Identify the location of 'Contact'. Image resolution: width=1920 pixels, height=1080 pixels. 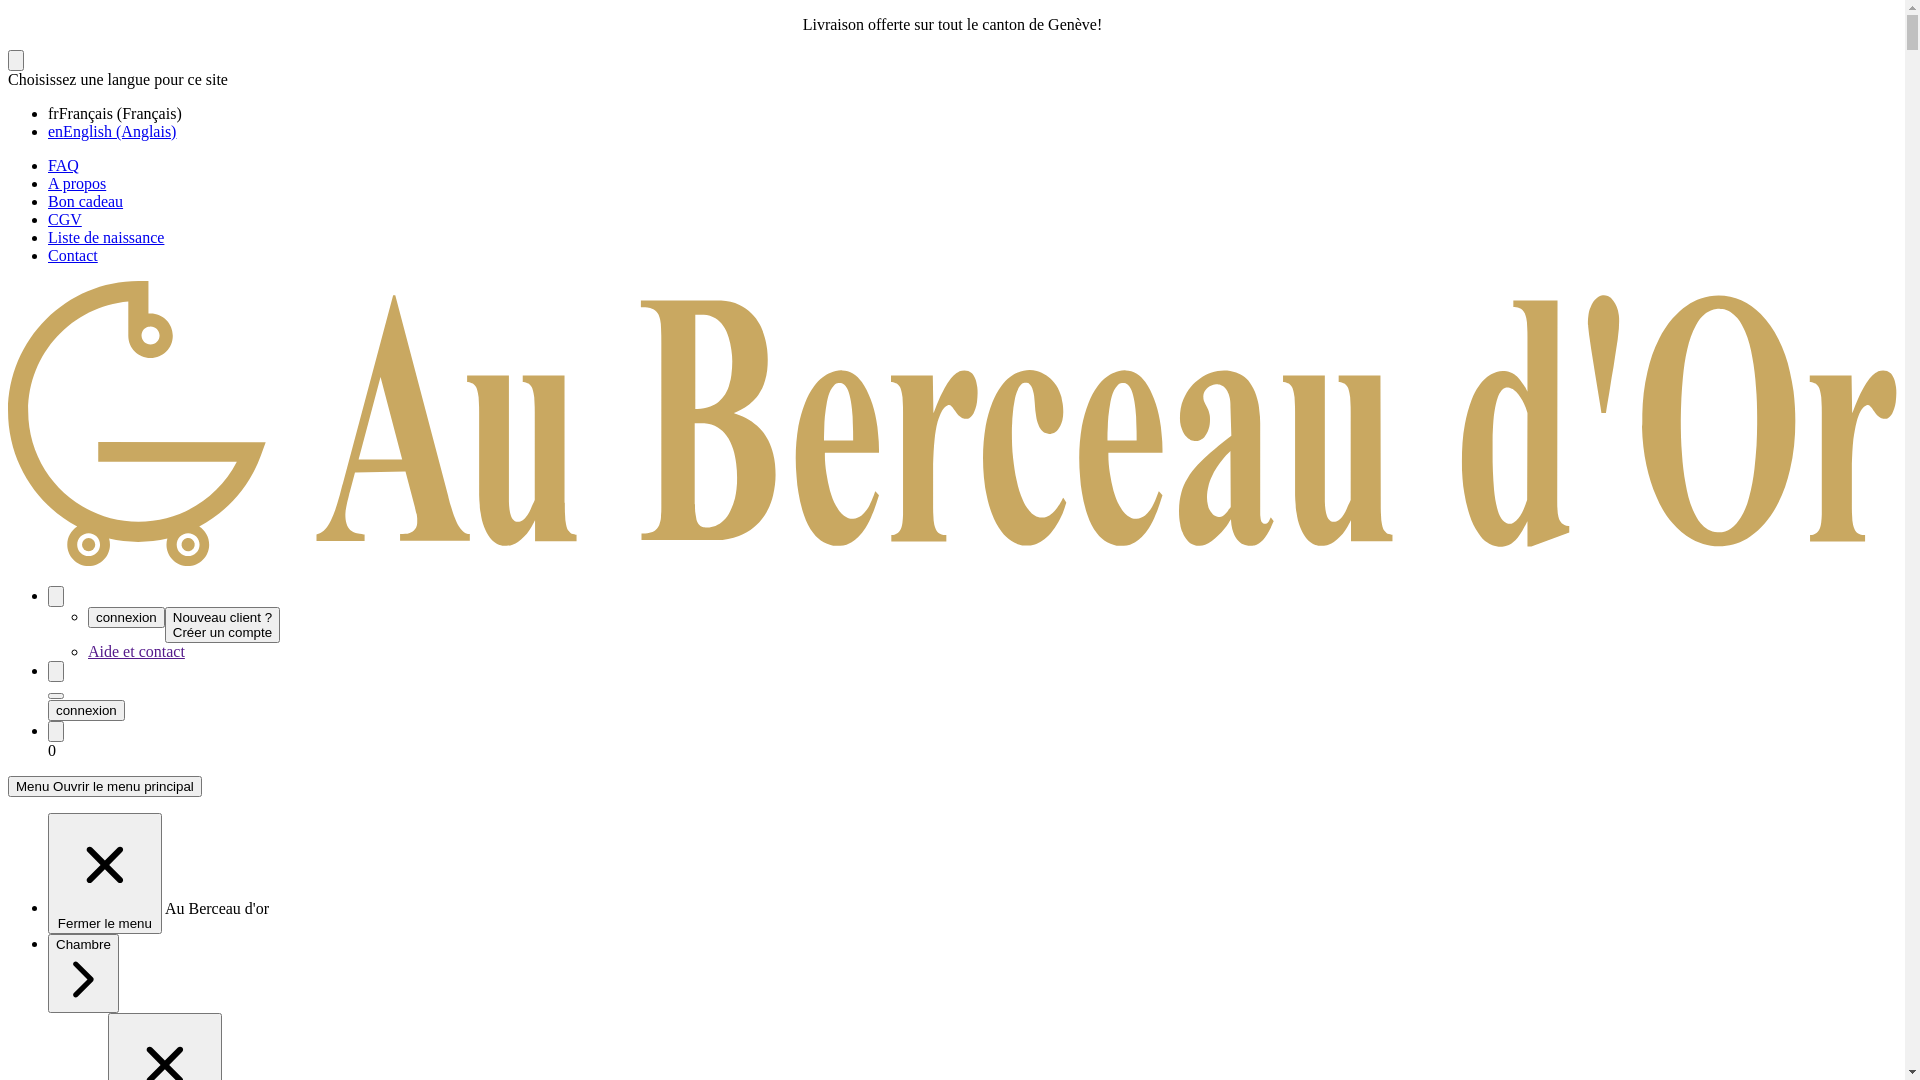
(48, 254).